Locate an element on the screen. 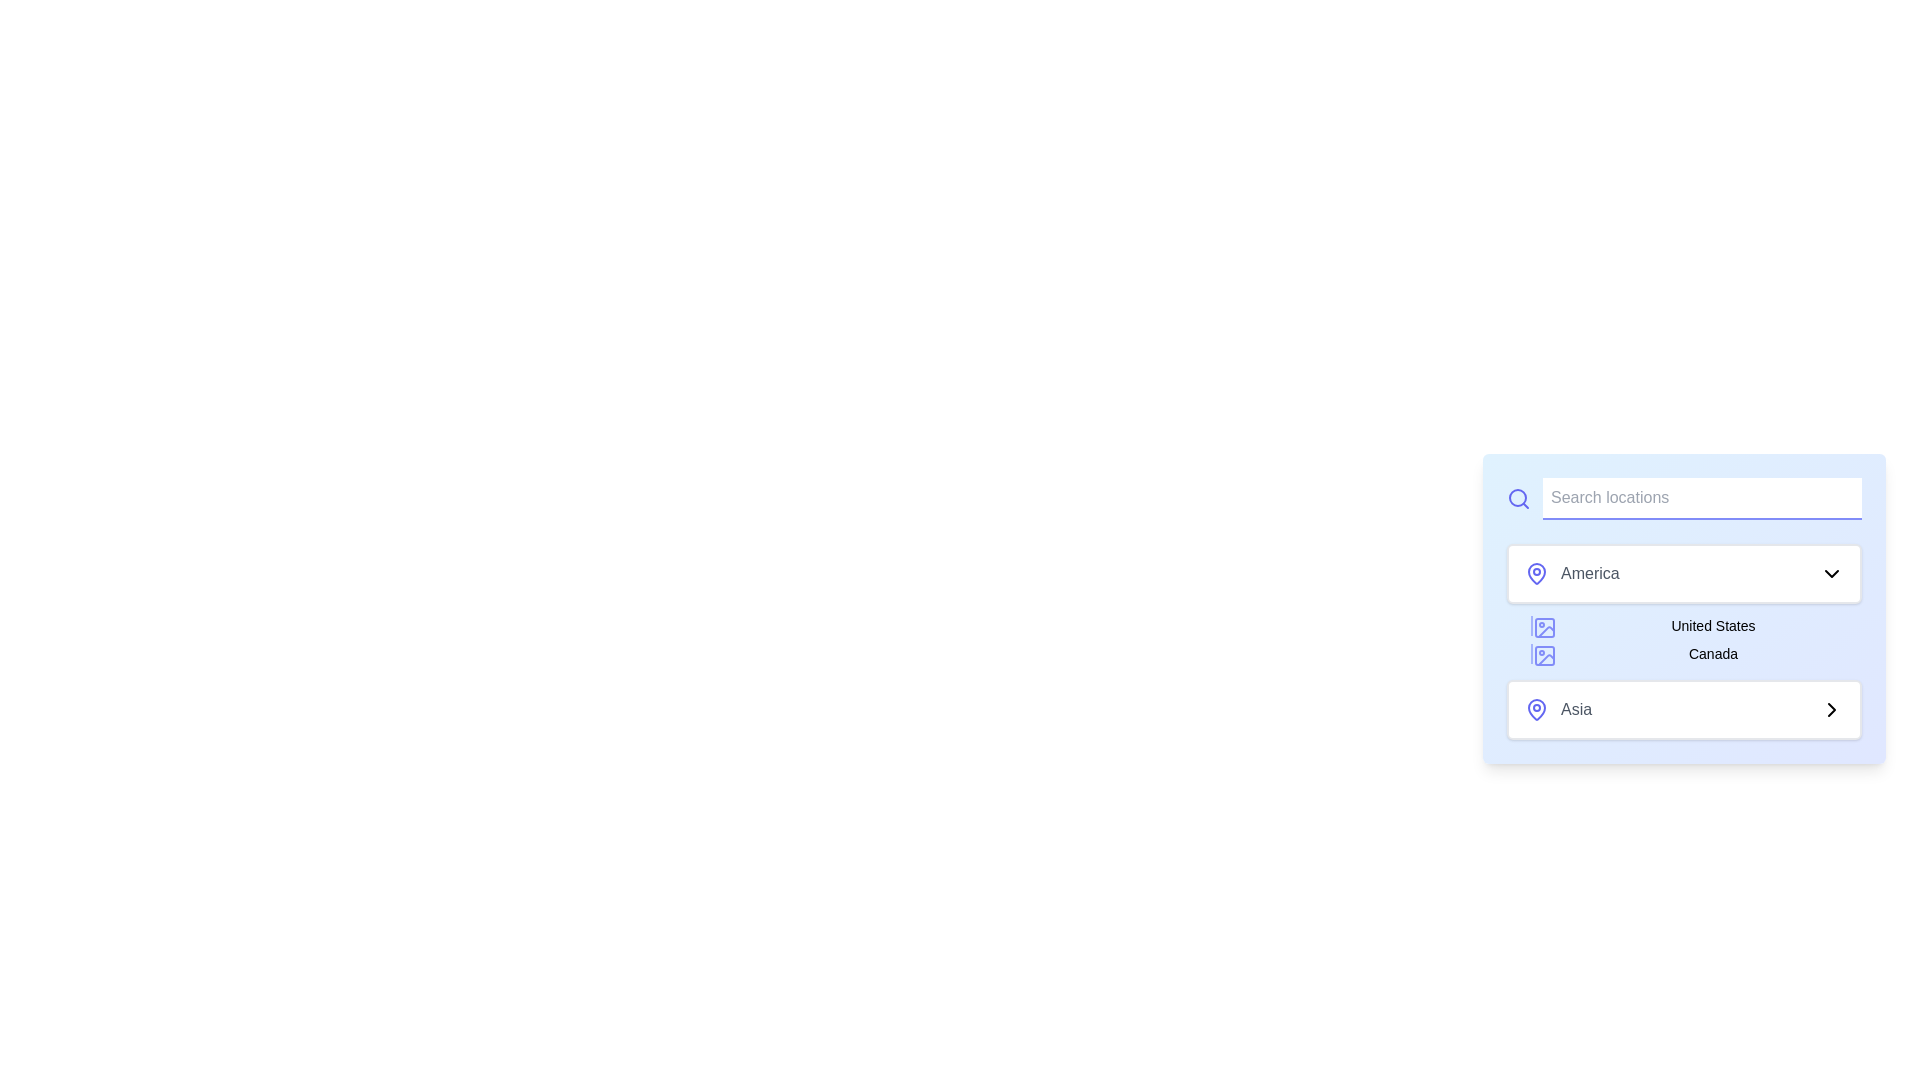 The image size is (1920, 1080). the search icon located inside the search bar, which visually indicates search capability with a circle and line representing a magnifying glass is located at coordinates (1517, 496).